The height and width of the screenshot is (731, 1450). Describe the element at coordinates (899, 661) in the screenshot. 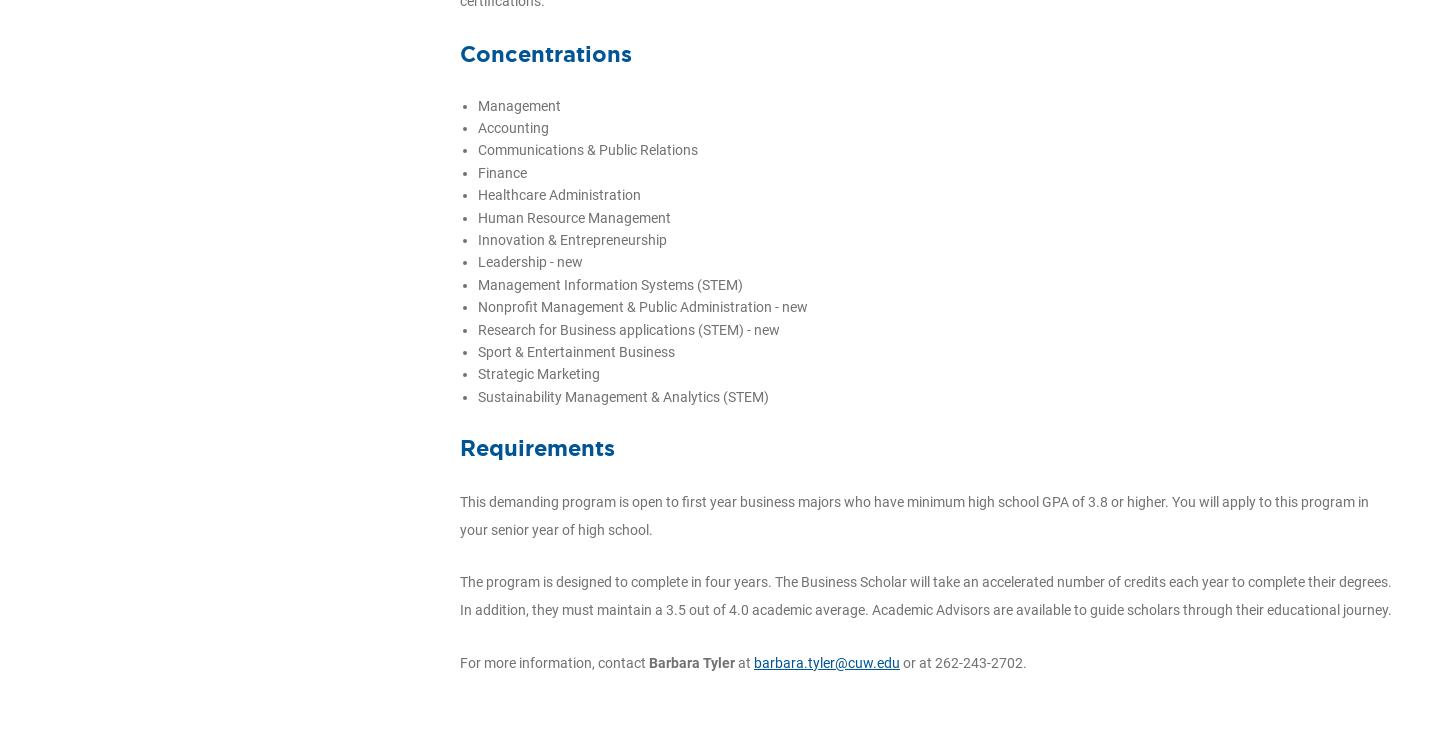

I see `'or at 262-243-2702.'` at that location.